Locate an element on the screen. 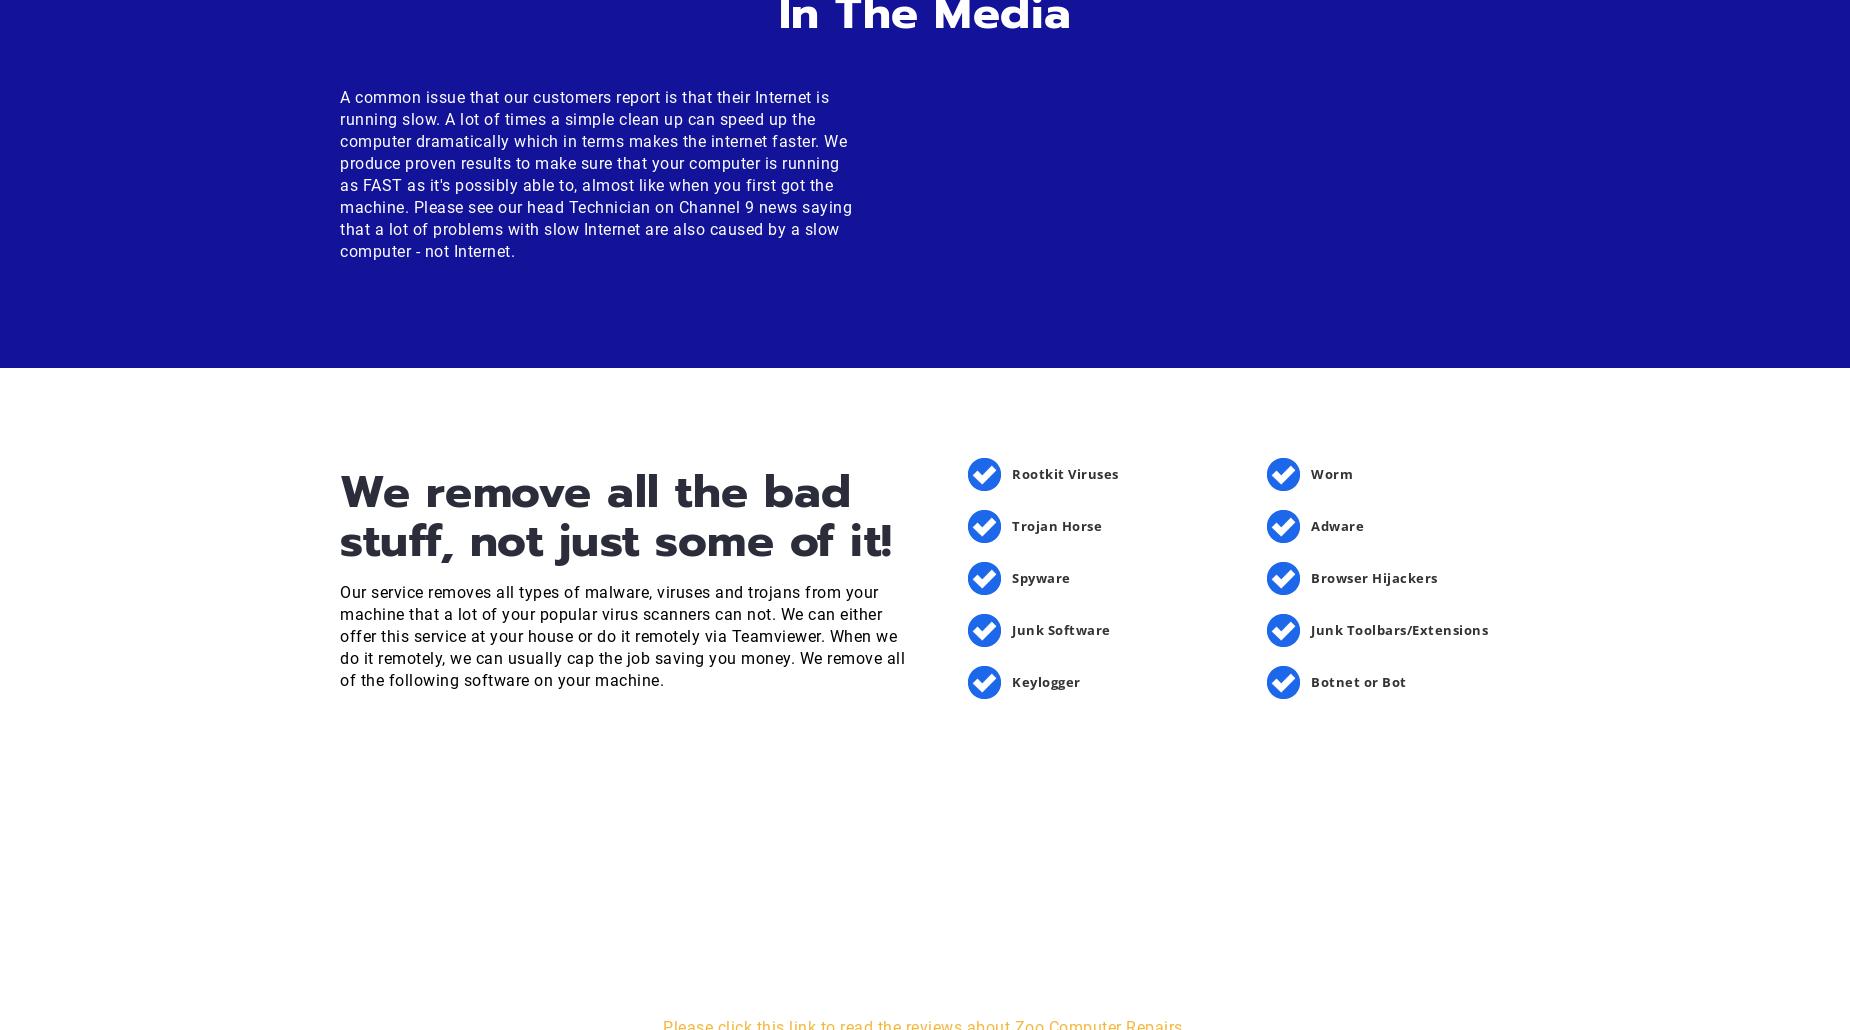 This screenshot has height=1030, width=1850. 'Our service removes all types of malware, viruses and trojans from your machine that a lot of your popular virus scanners can not. We can either offer this service at your house or do it remotely via Teamviewer. When we do it remotely, we can usually cap the job saving you money. We remove all of the following software on your machine.' is located at coordinates (622, 634).